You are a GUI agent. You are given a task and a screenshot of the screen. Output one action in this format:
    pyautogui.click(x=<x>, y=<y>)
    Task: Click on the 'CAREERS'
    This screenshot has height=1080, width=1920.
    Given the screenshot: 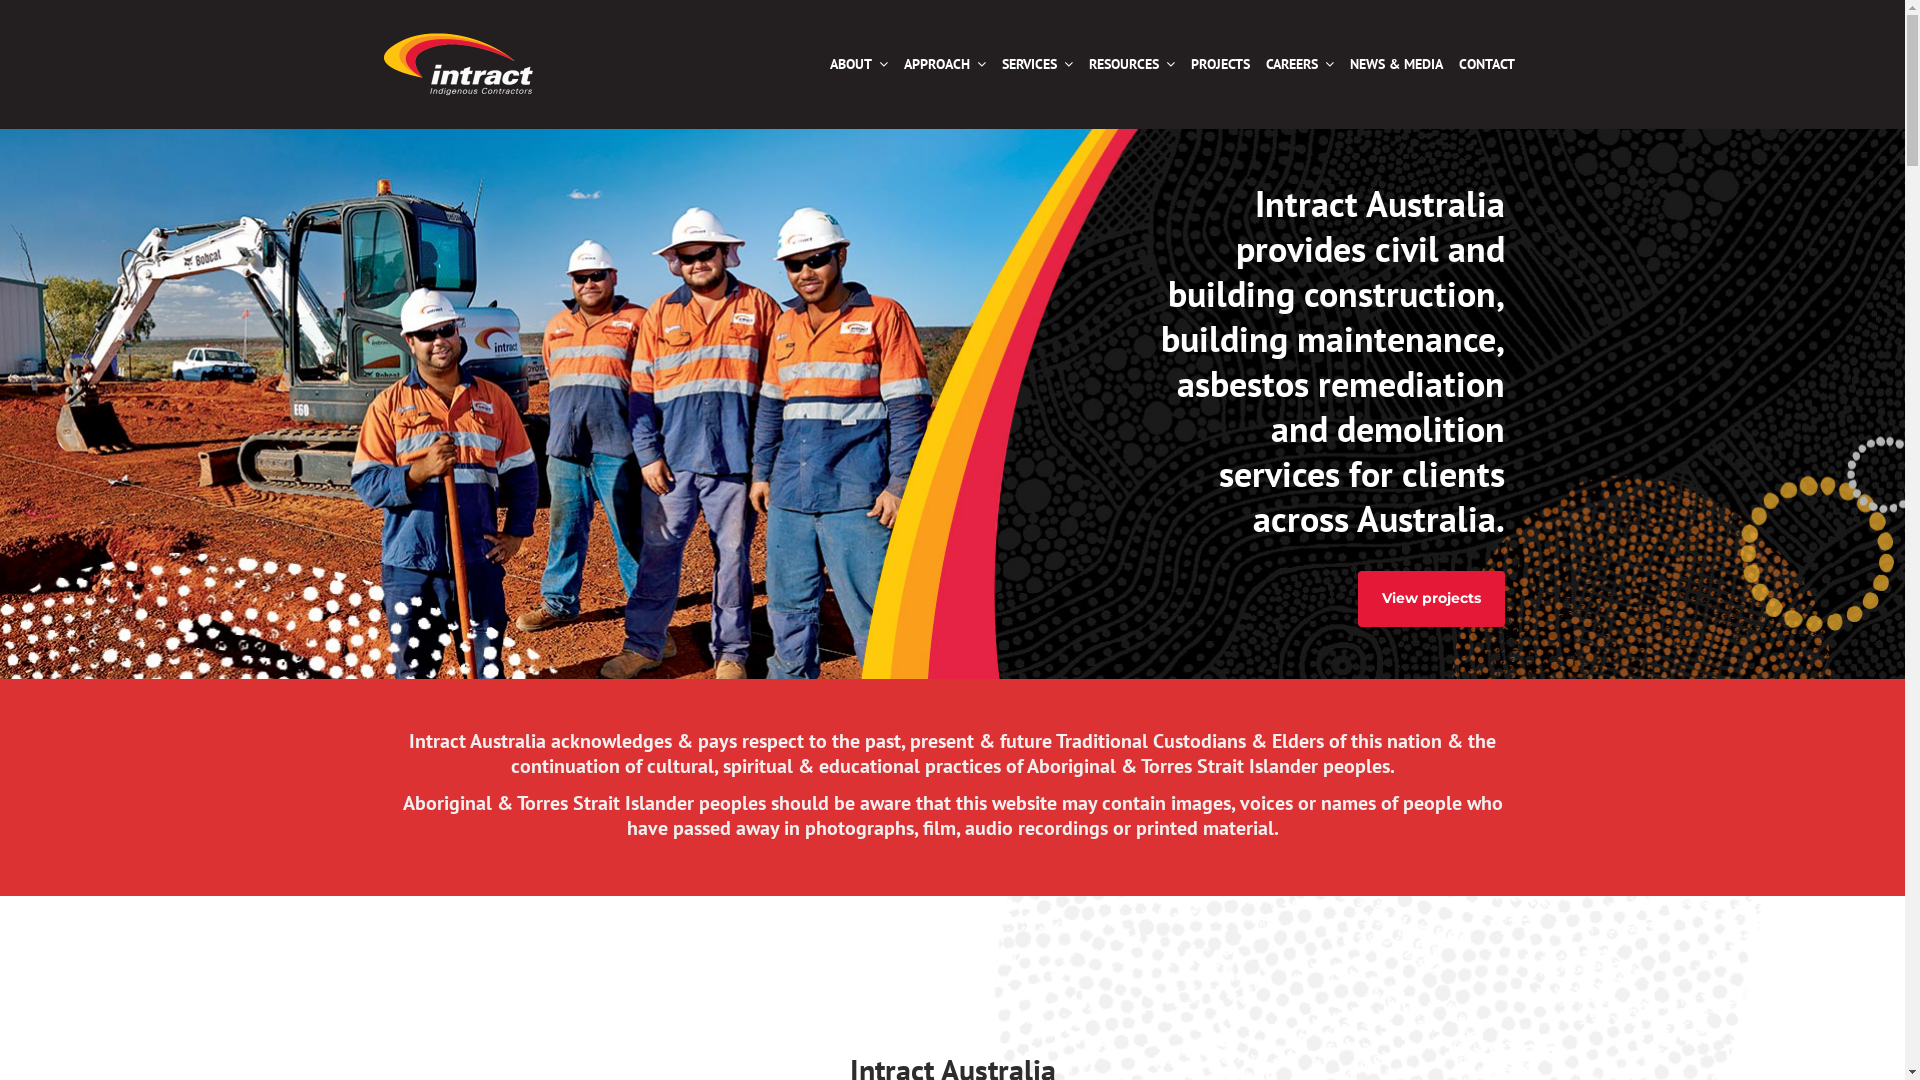 What is the action you would take?
    pyautogui.click(x=1256, y=63)
    